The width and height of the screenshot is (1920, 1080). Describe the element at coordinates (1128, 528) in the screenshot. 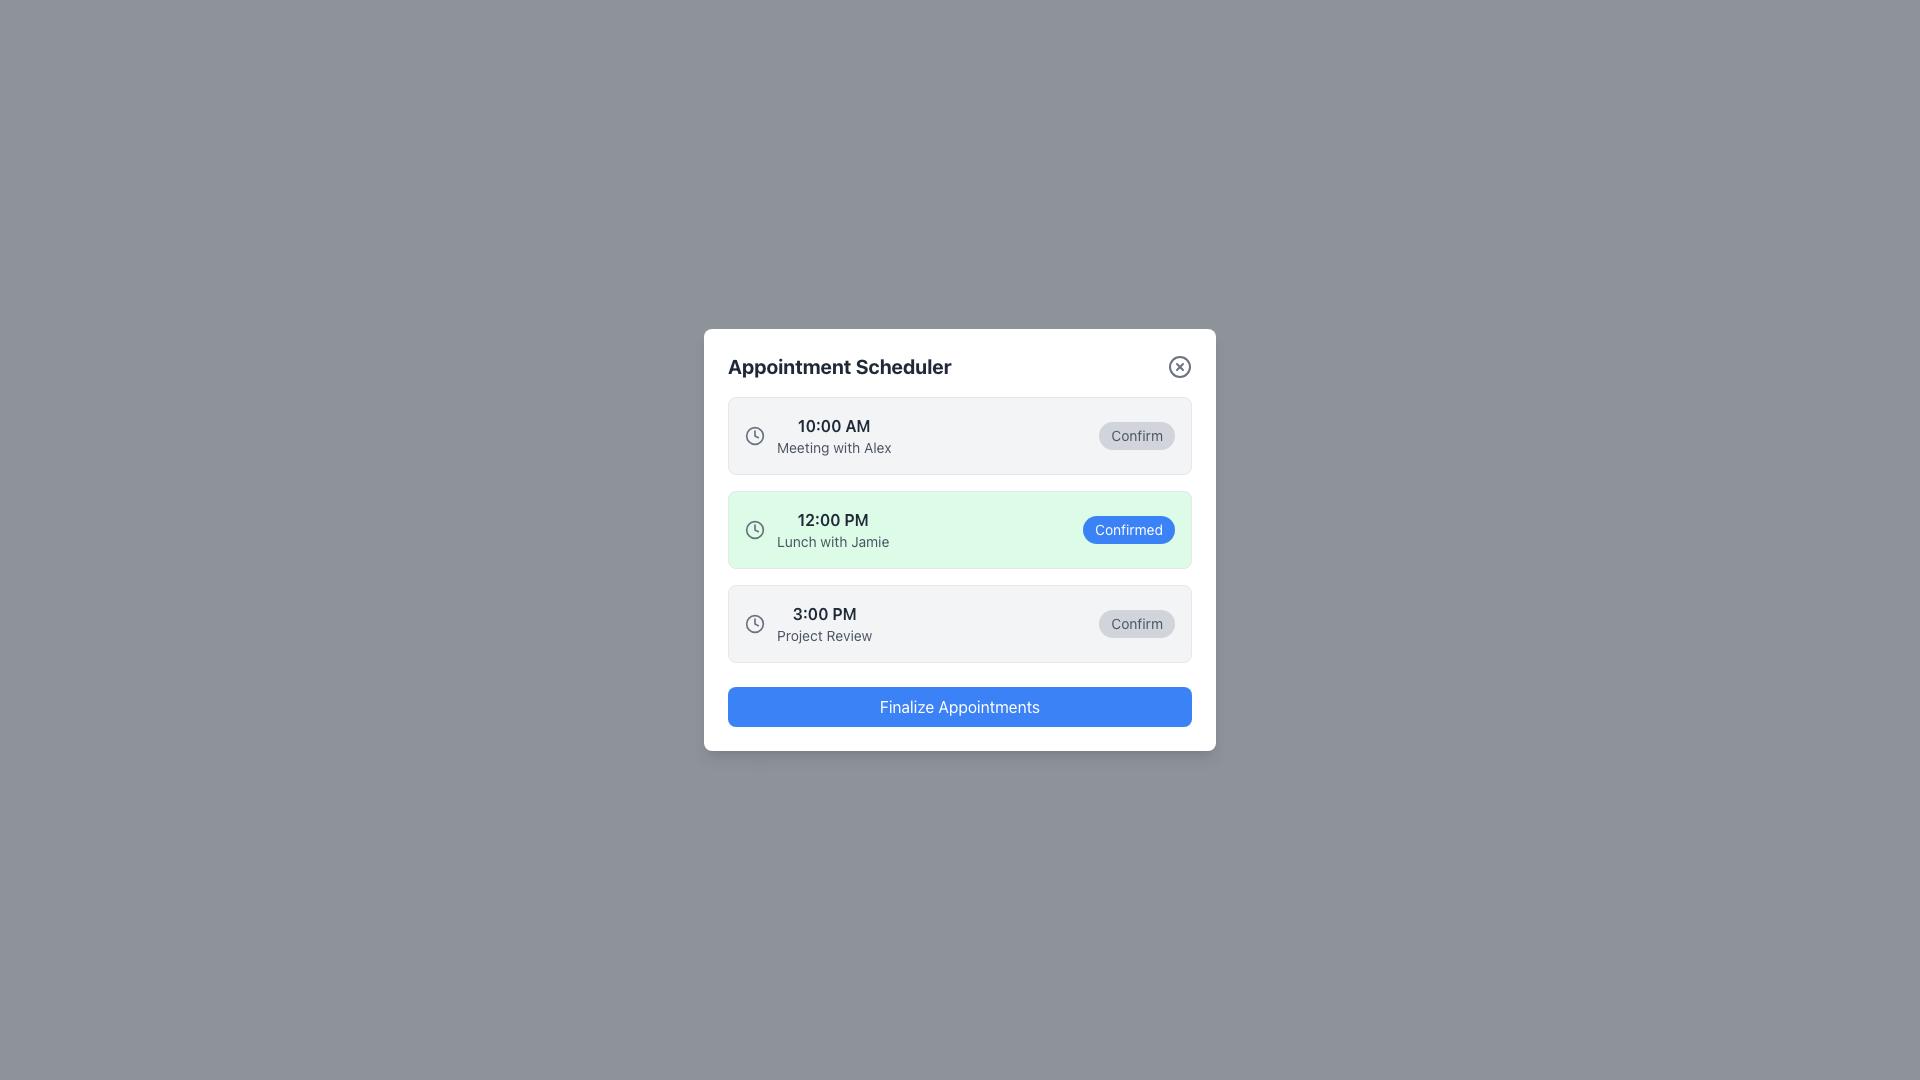

I see `the 'Confirmed' button to interact with the appointment status` at that location.